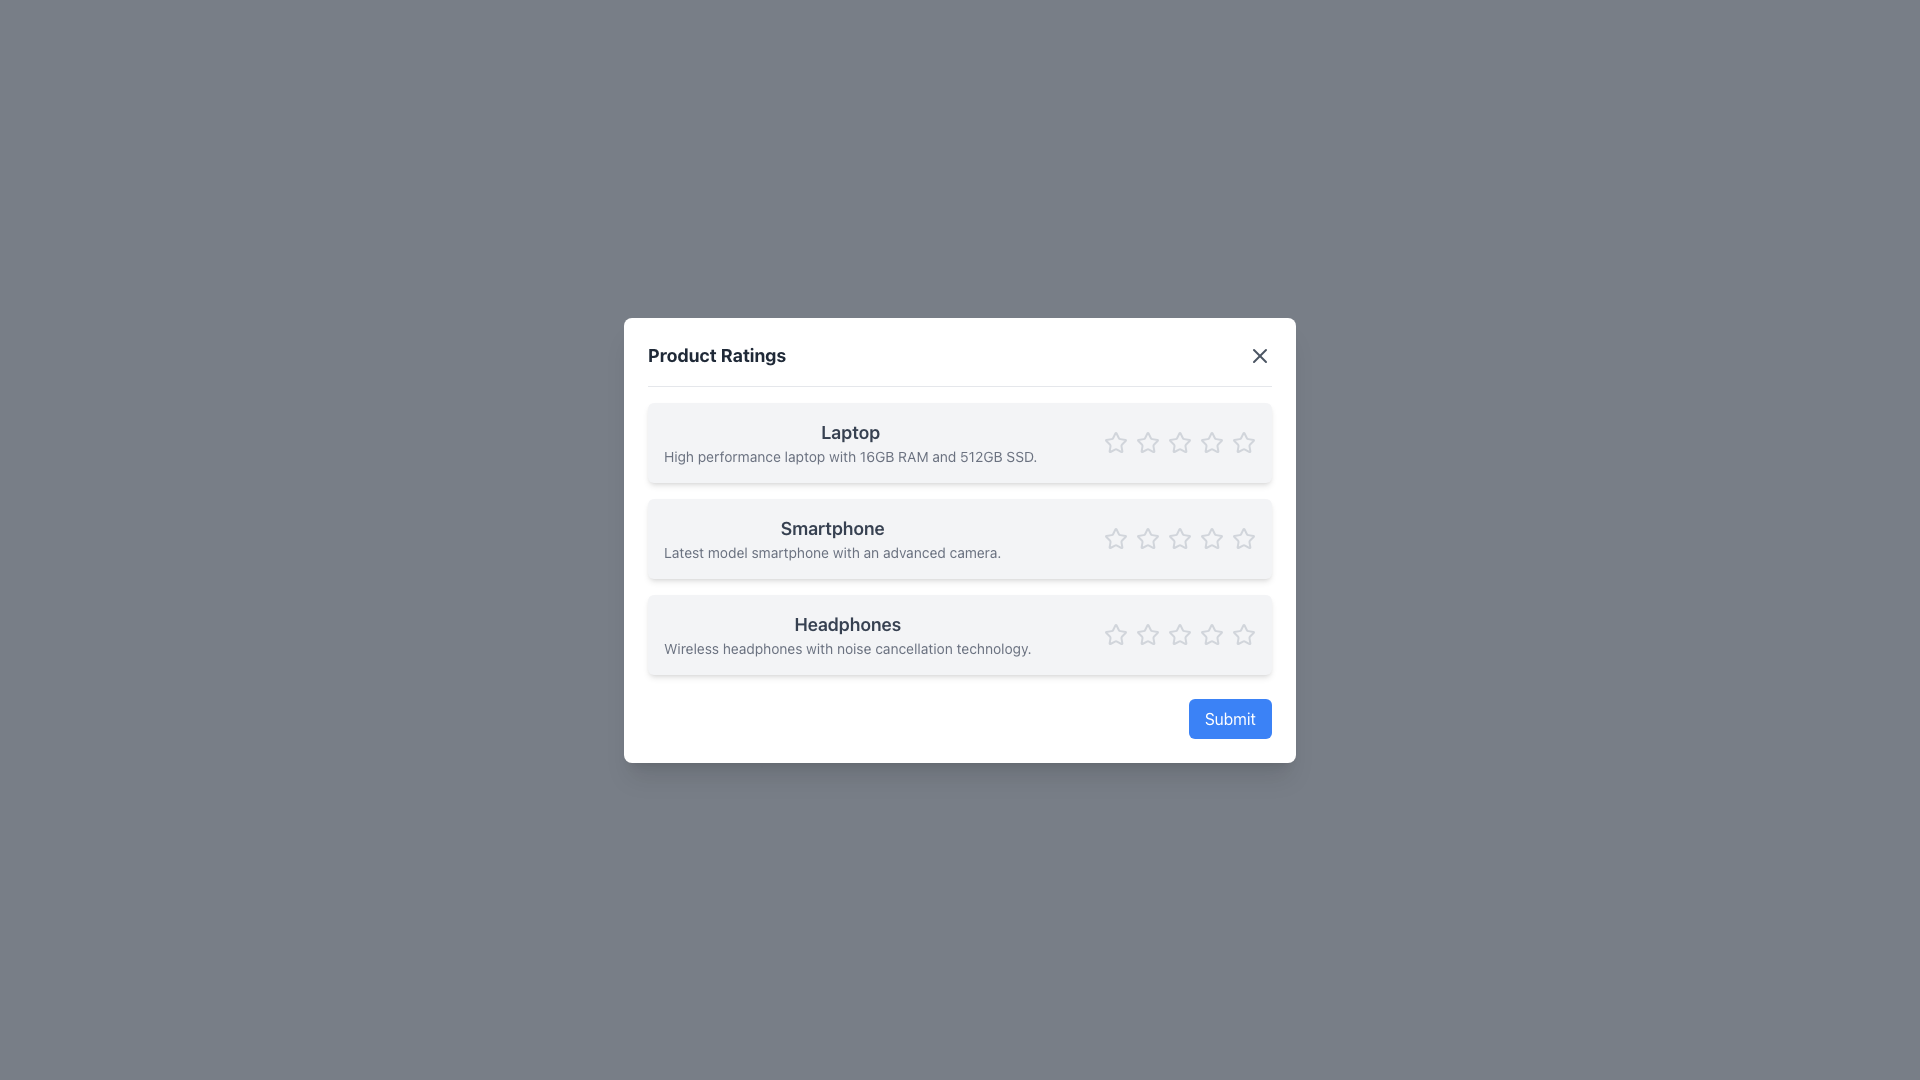 This screenshot has width=1920, height=1080. I want to click on the third star icon in a horizontal array of five stars, located below the 'Headphones' description, so click(1180, 634).